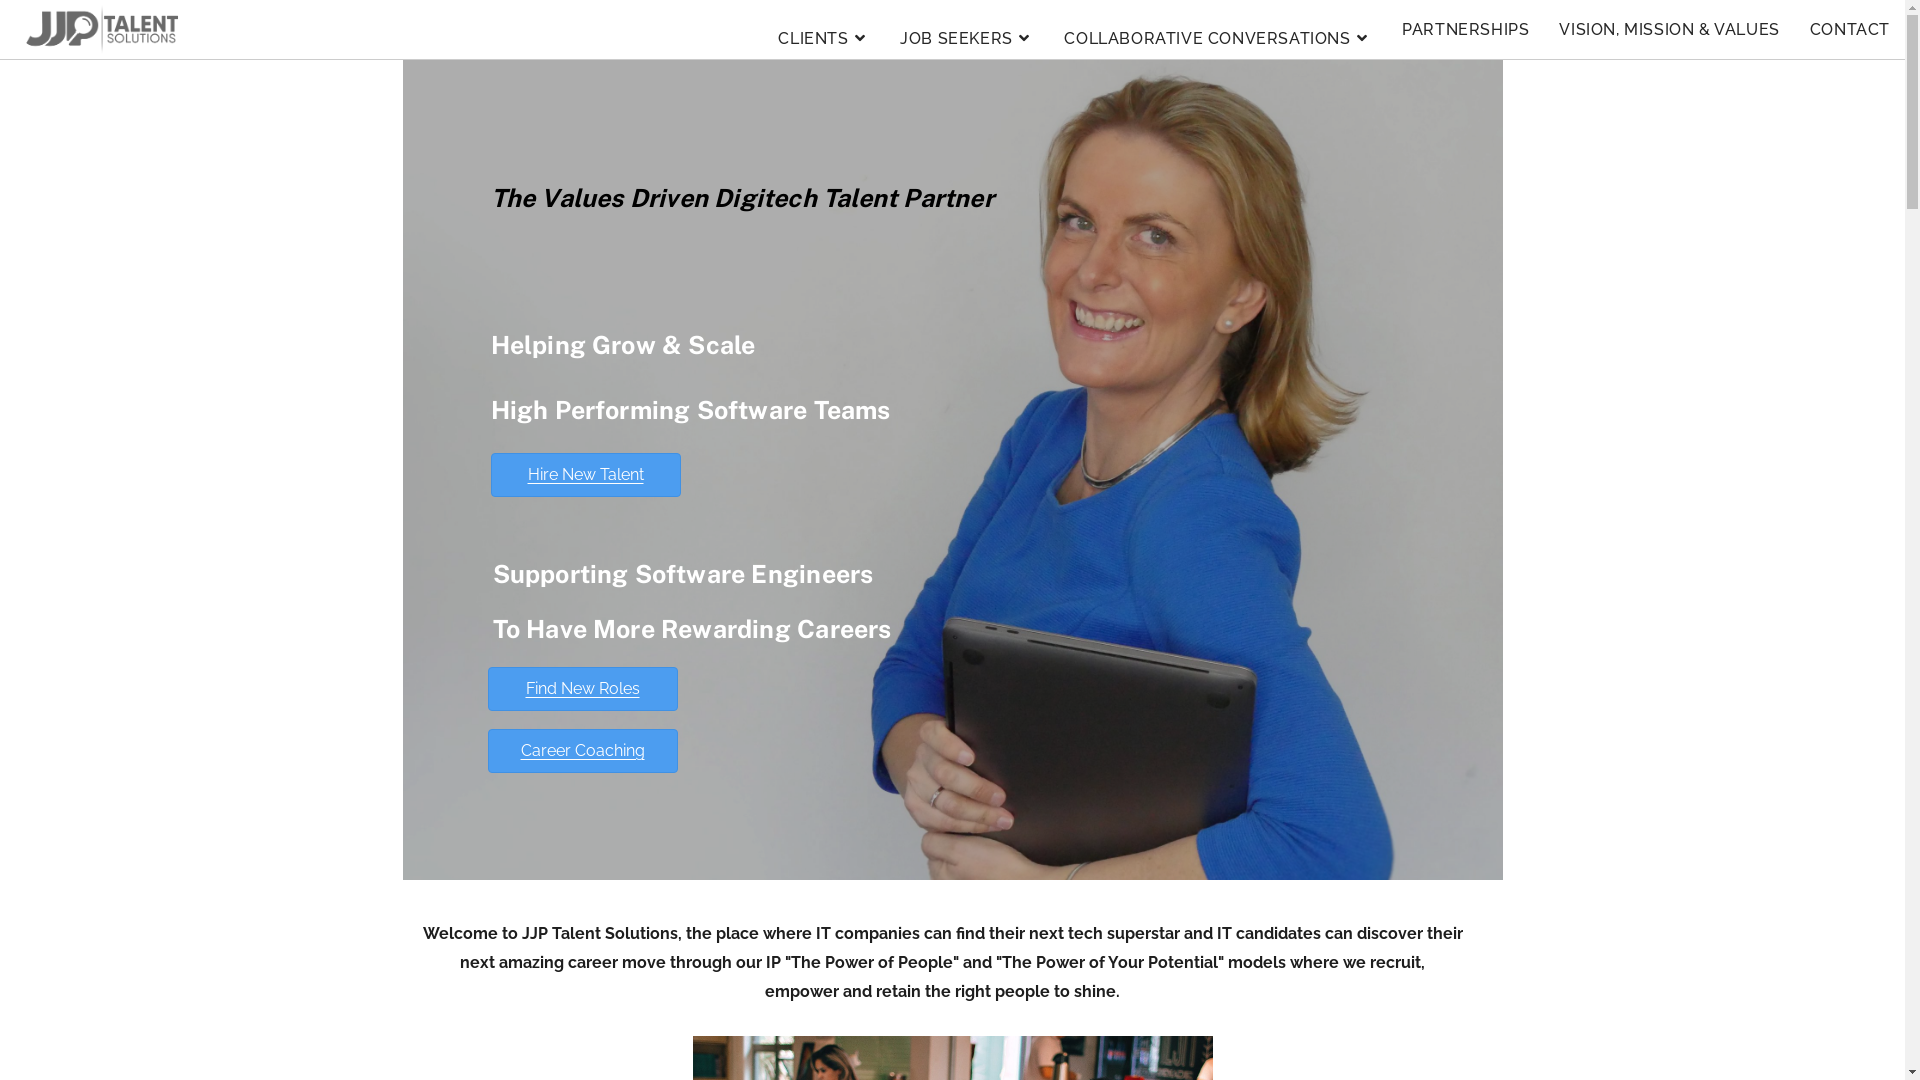  Describe the element at coordinates (581, 688) in the screenshot. I see `'Find New Roles'` at that location.